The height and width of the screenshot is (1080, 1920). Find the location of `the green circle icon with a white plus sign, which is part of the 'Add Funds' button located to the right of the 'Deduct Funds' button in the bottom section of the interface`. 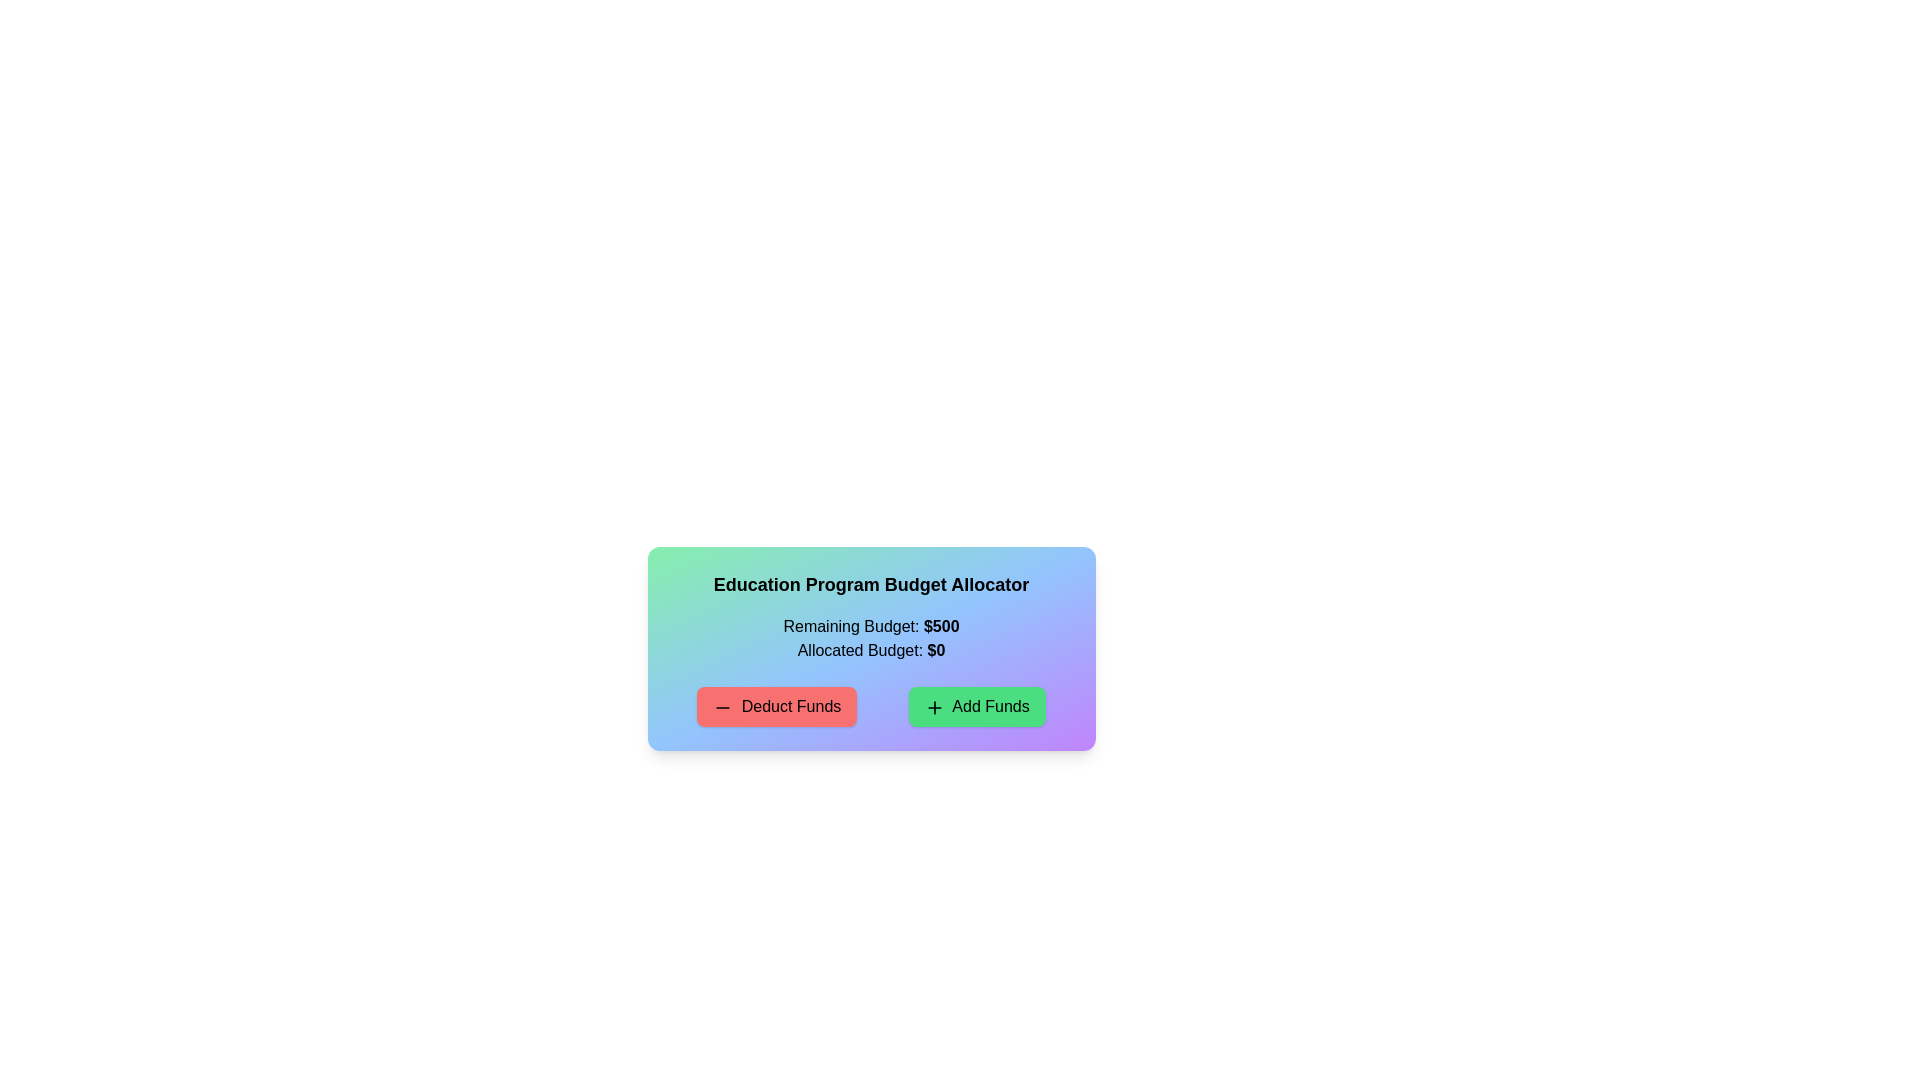

the green circle icon with a white plus sign, which is part of the 'Add Funds' button located to the right of the 'Deduct Funds' button in the bottom section of the interface is located at coordinates (933, 706).